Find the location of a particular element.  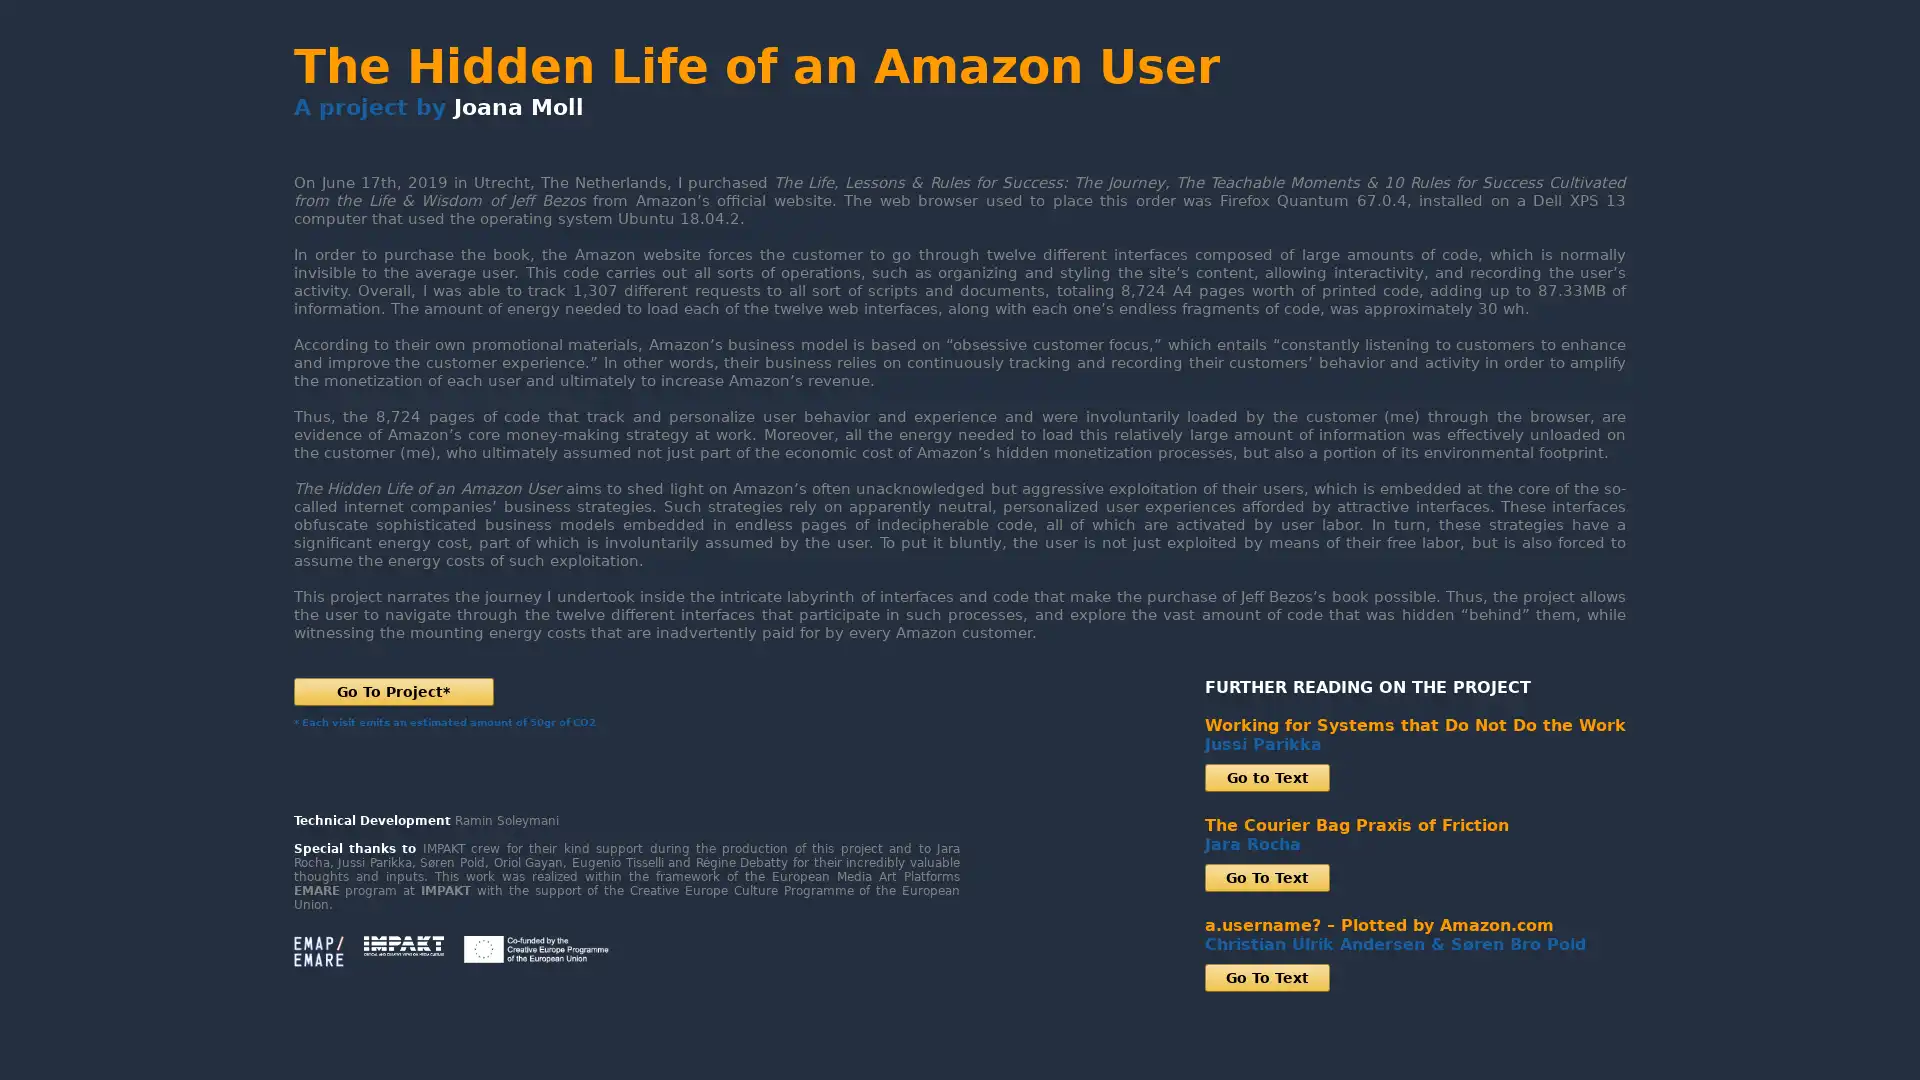

Go To Project* is located at coordinates (393, 690).